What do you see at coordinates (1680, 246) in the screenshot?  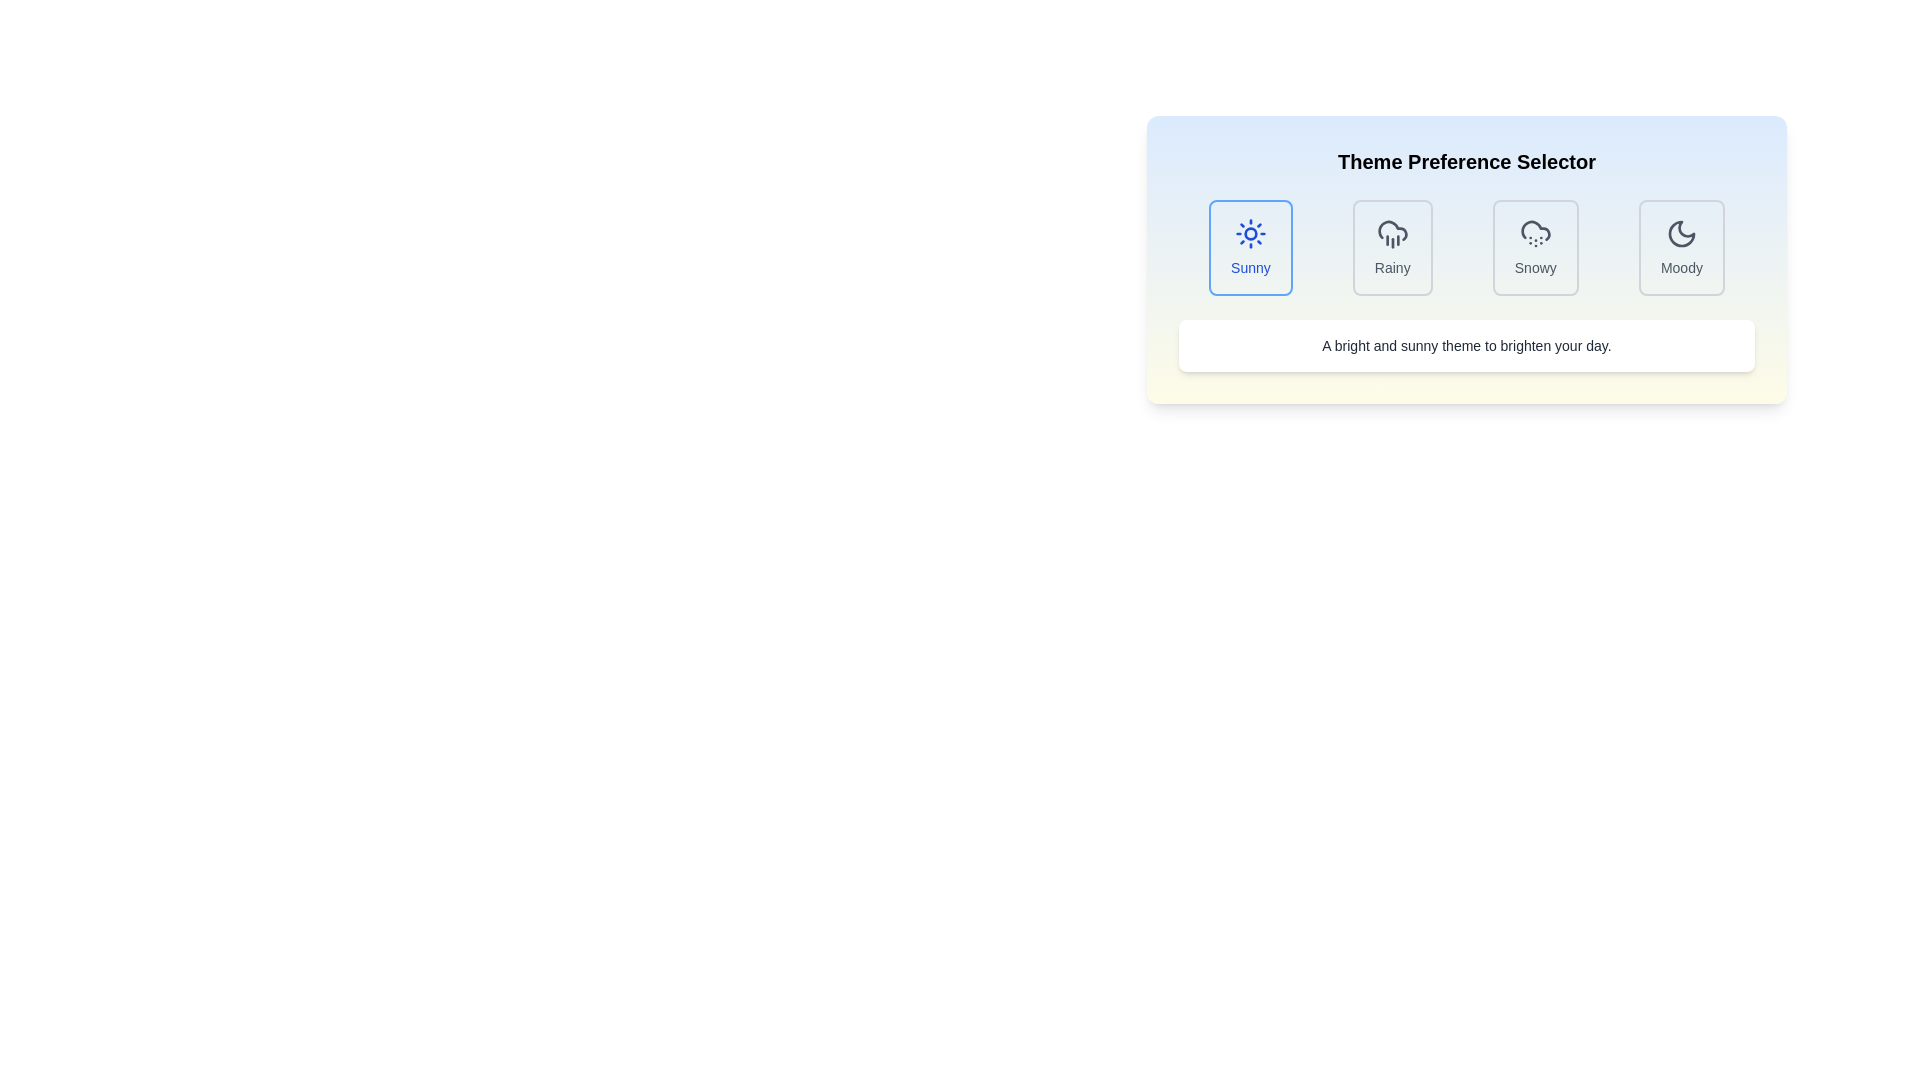 I see `the theme Moody by clicking on the corresponding button` at bounding box center [1680, 246].